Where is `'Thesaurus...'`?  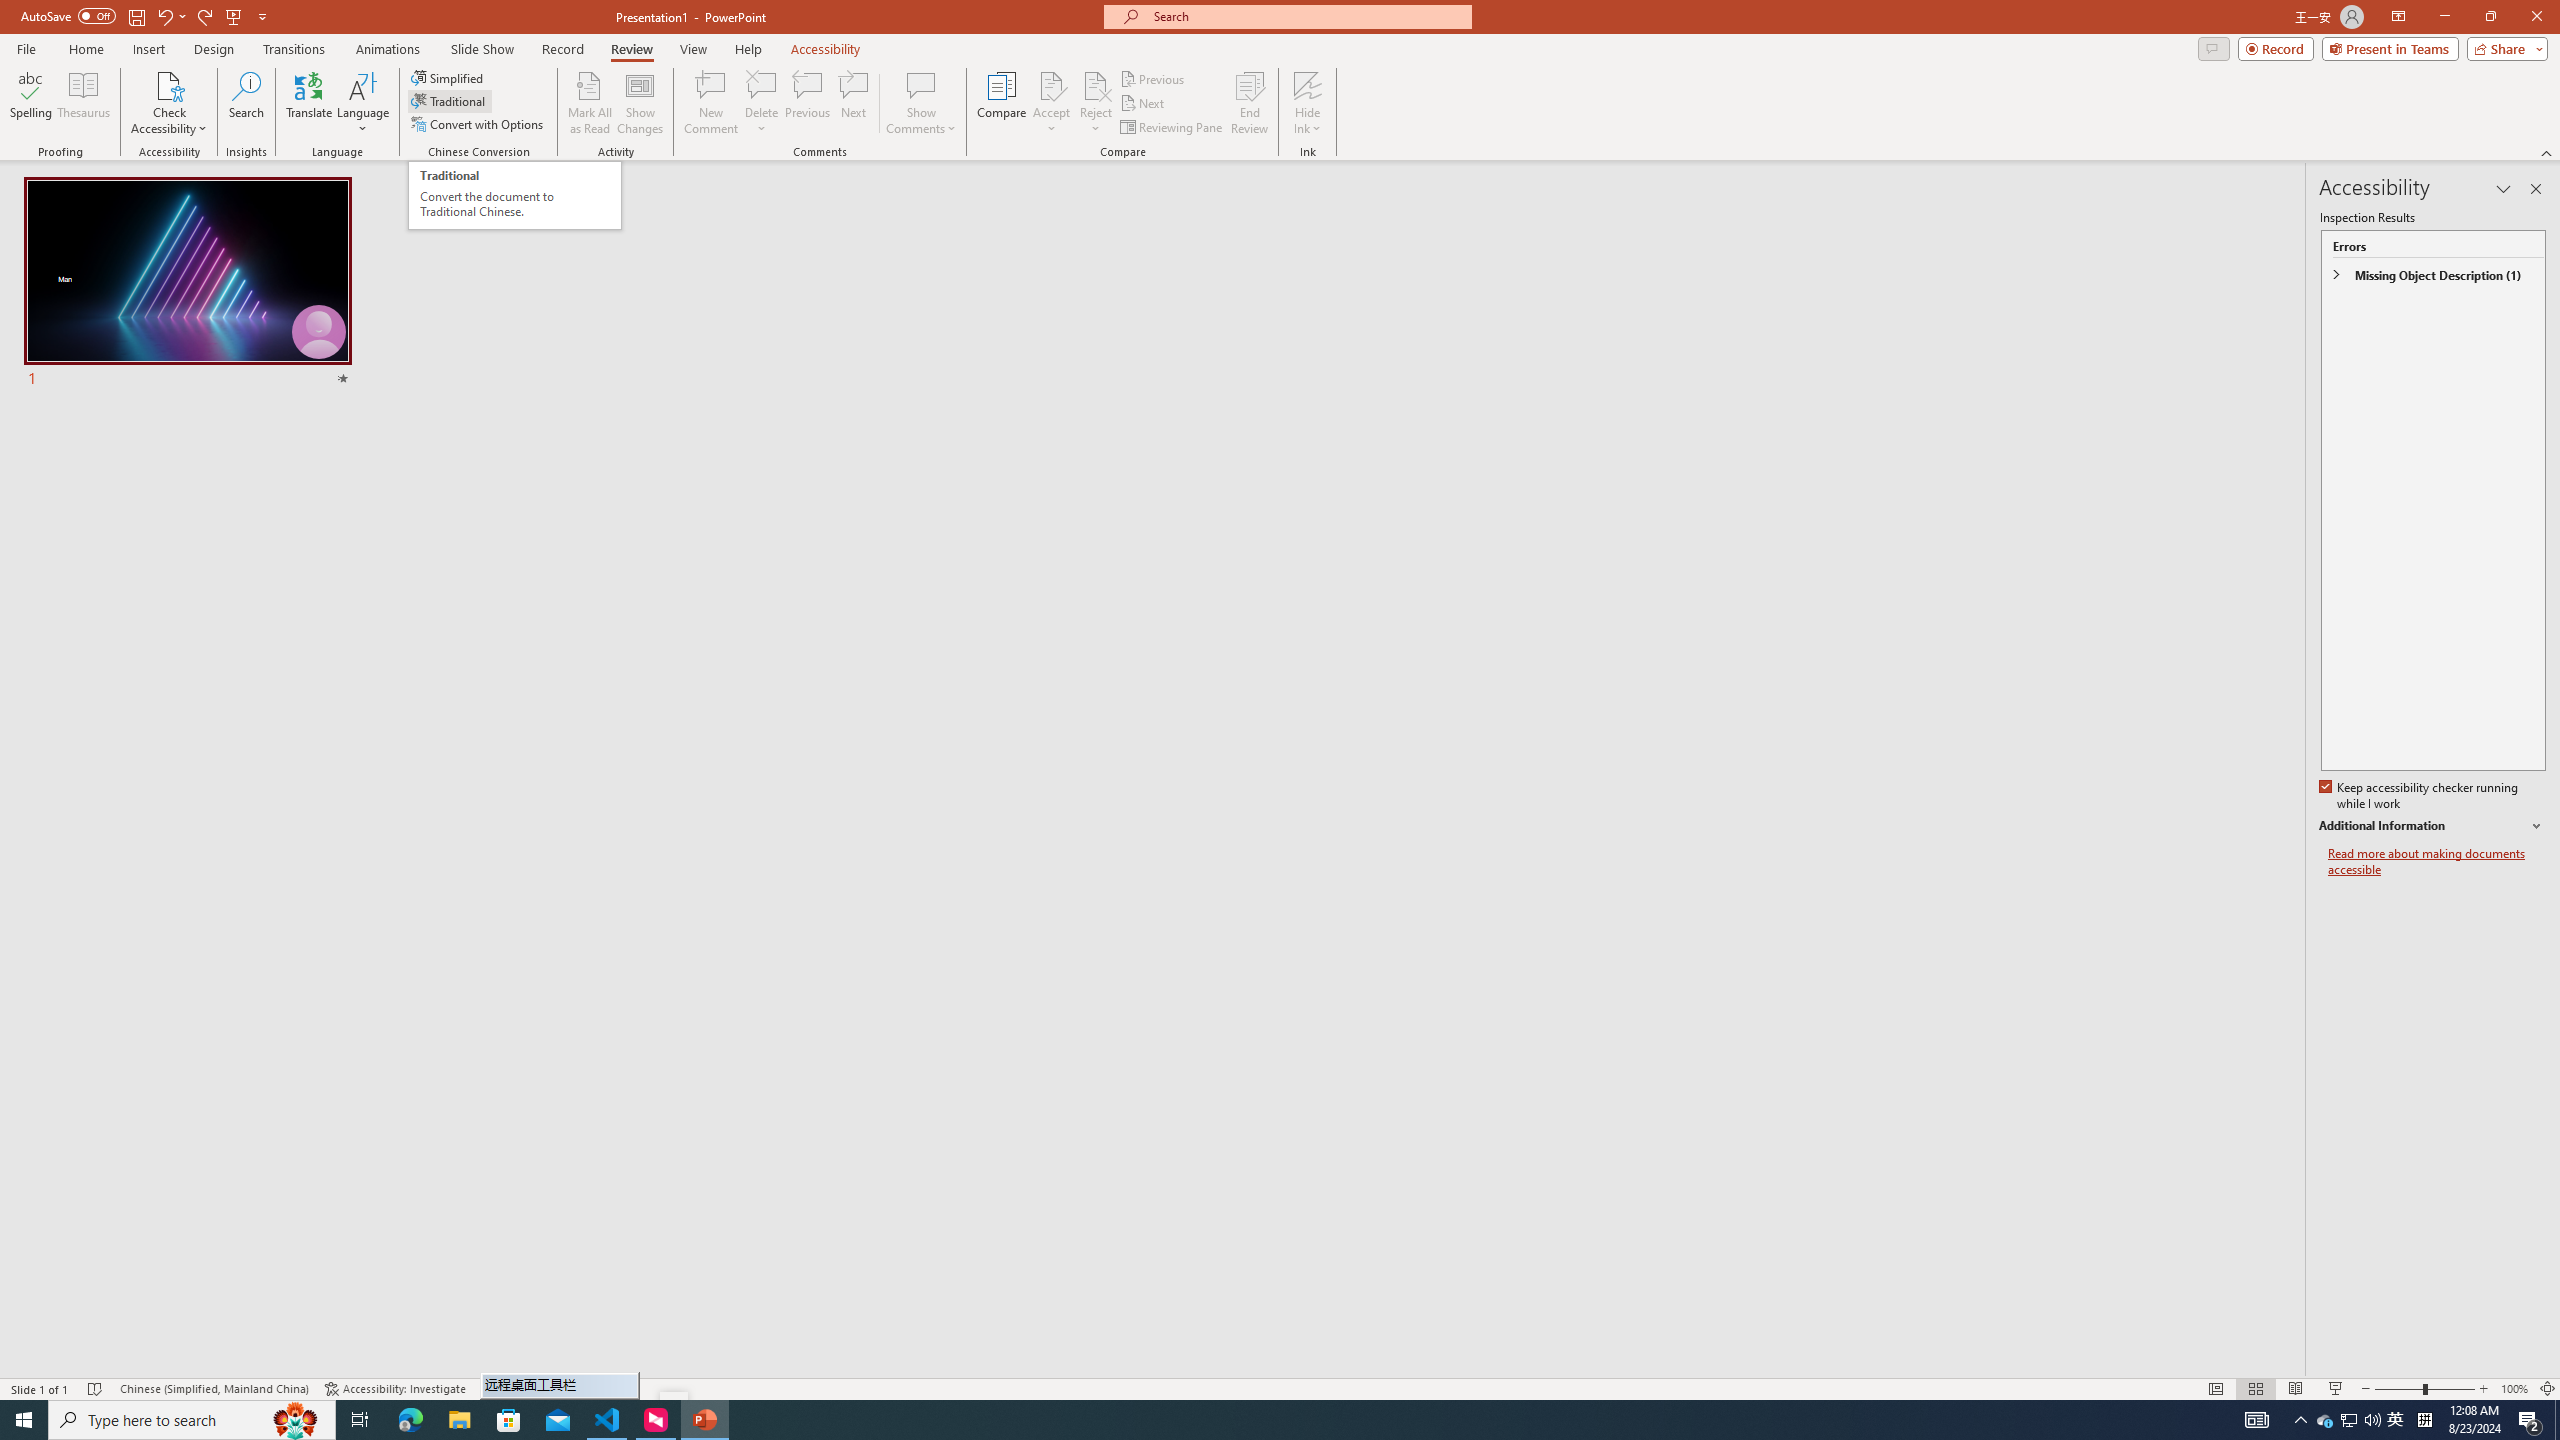 'Thesaurus...' is located at coordinates (82, 103).